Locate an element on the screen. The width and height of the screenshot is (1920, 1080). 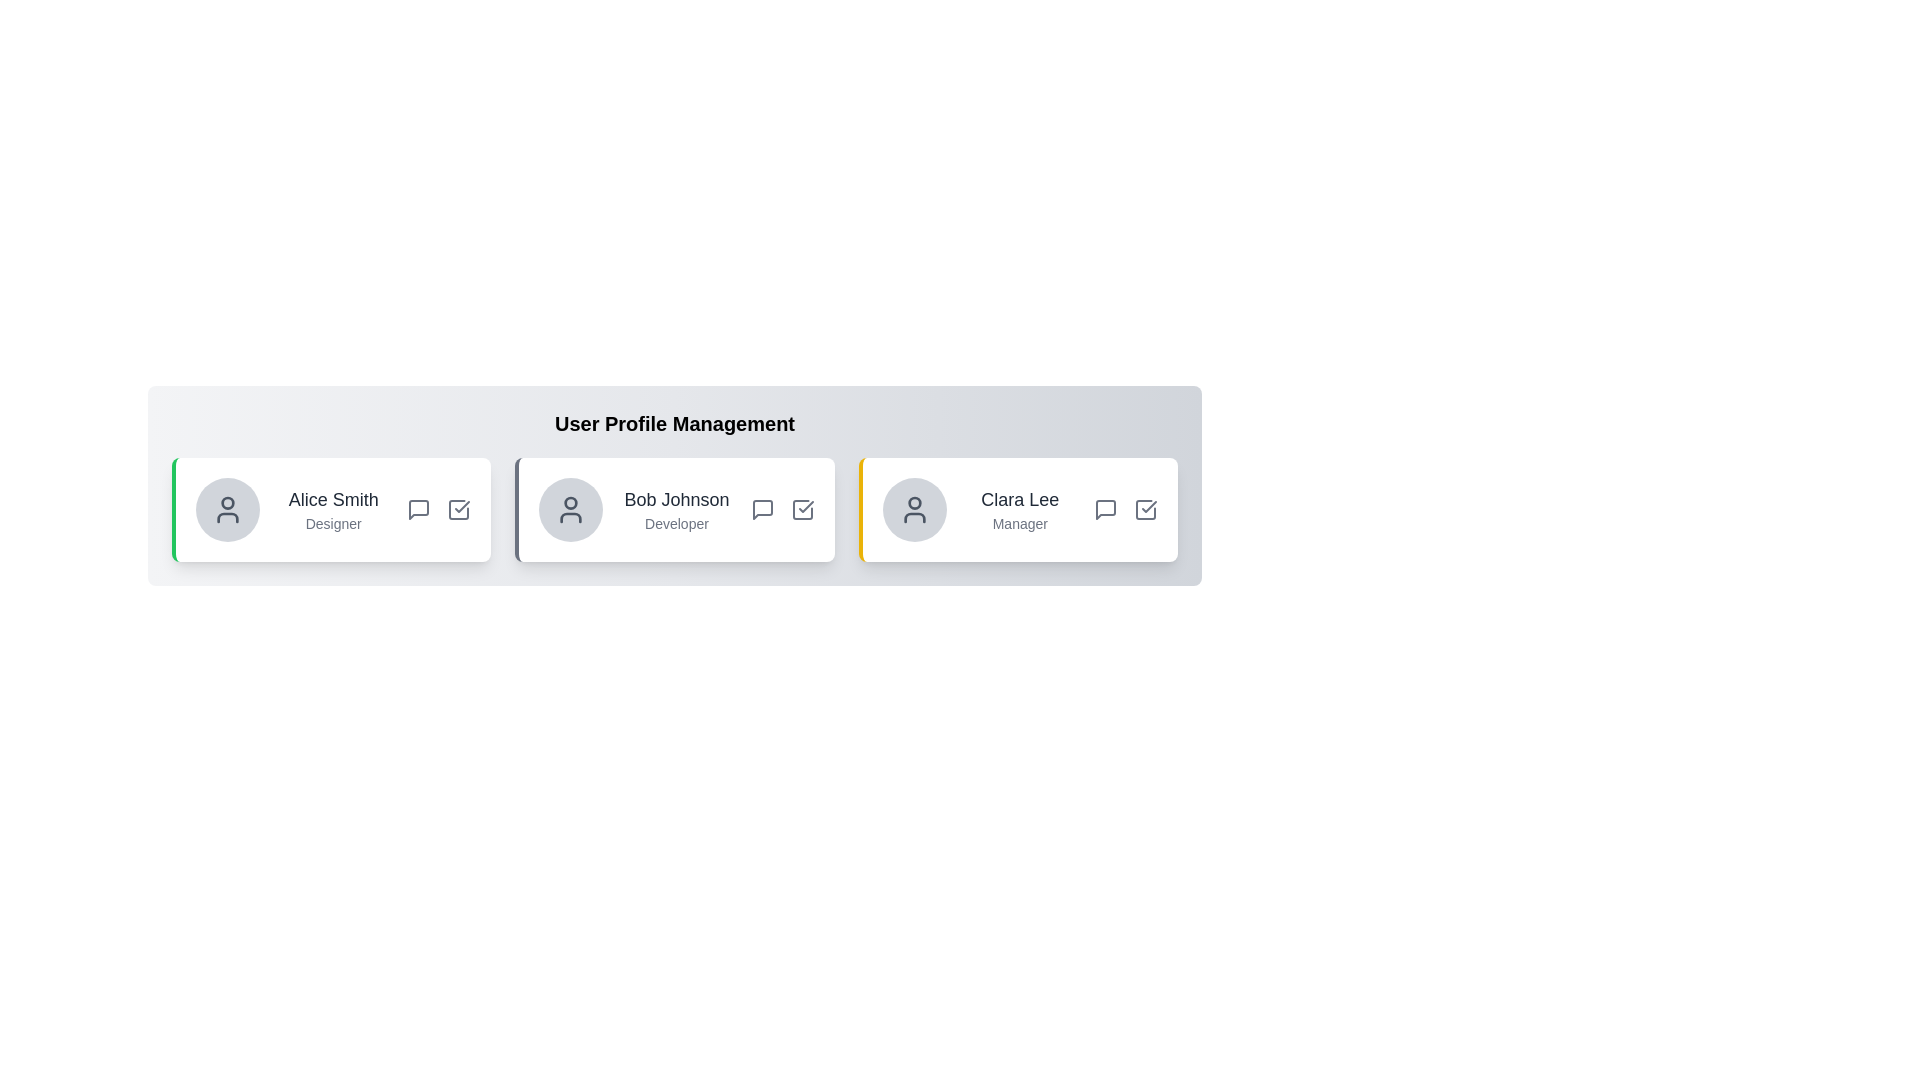
the user icon with a minimalistic outline design, located in the middle profile card above the name 'Bob Johnson' and the title 'Developer' is located at coordinates (570, 508).